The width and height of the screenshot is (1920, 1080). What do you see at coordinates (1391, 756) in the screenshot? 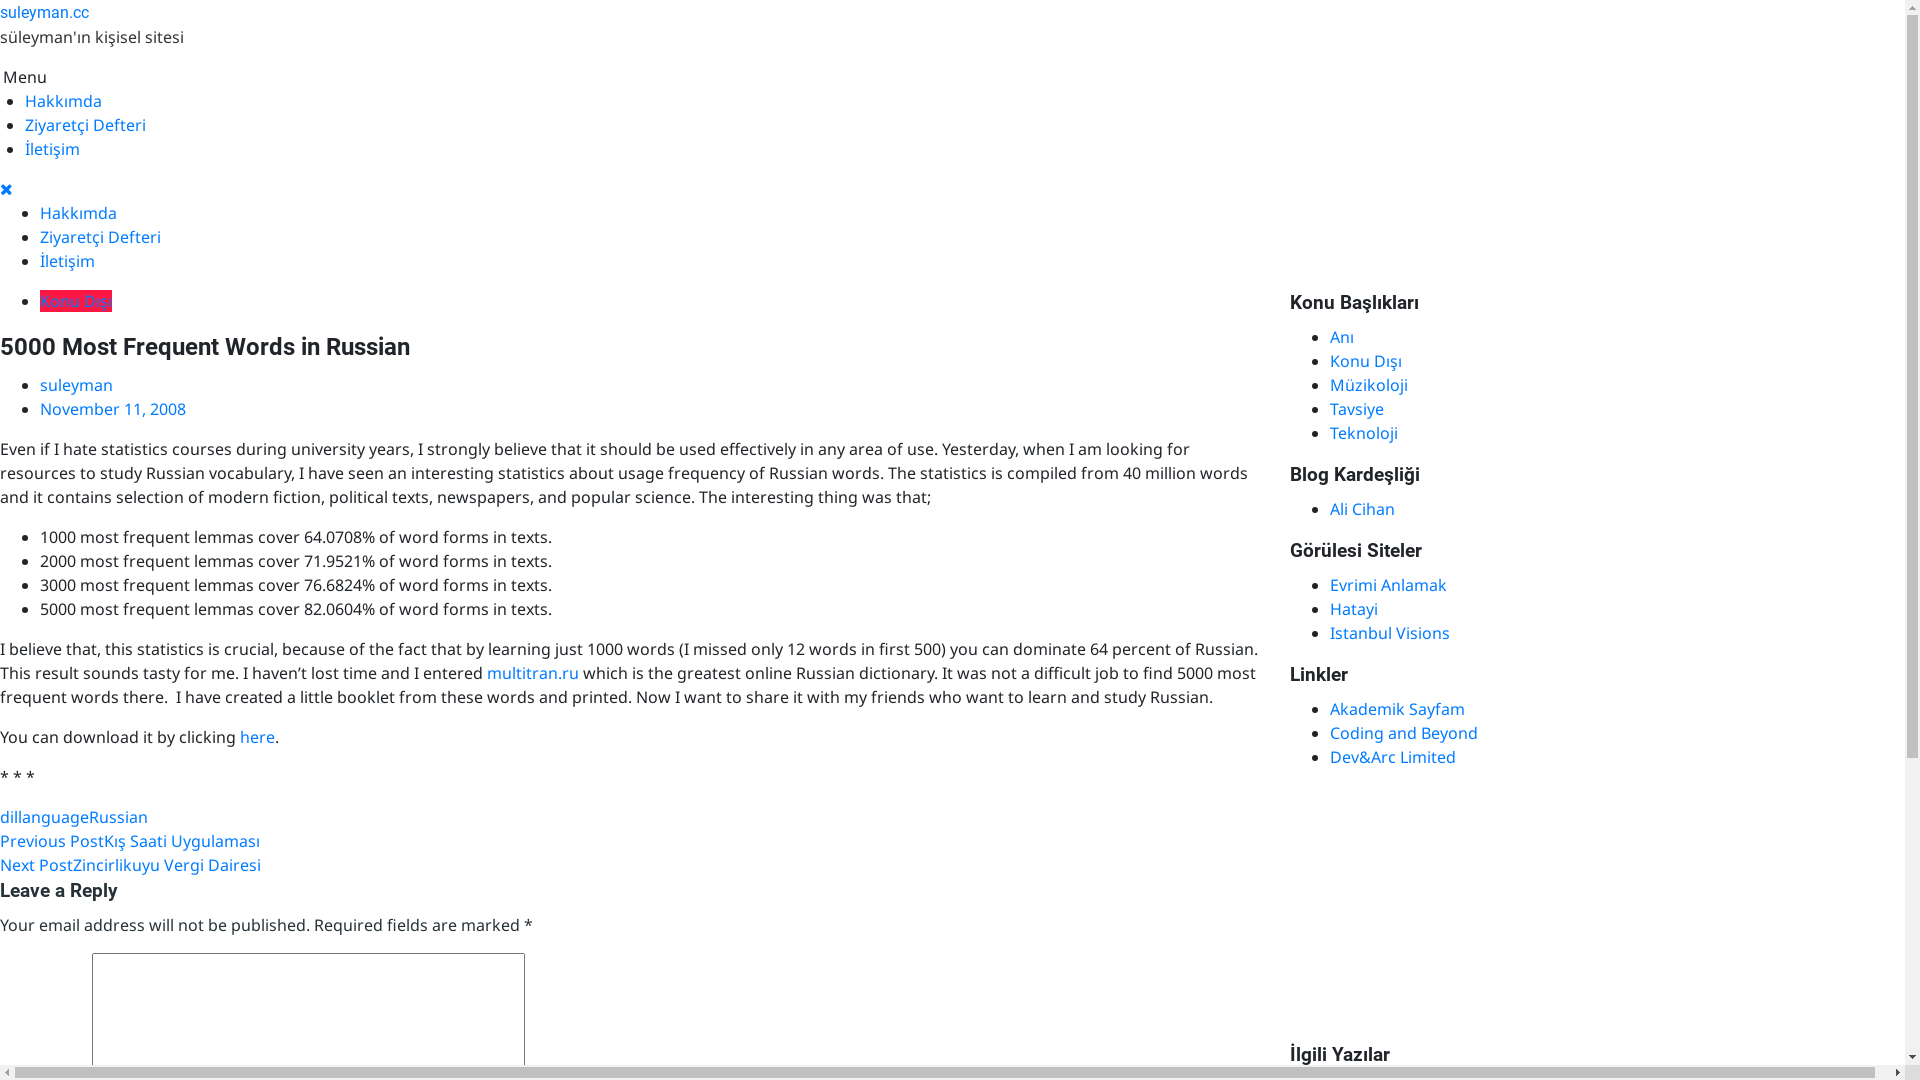
I see `'Dev&Arc Limited'` at bounding box center [1391, 756].